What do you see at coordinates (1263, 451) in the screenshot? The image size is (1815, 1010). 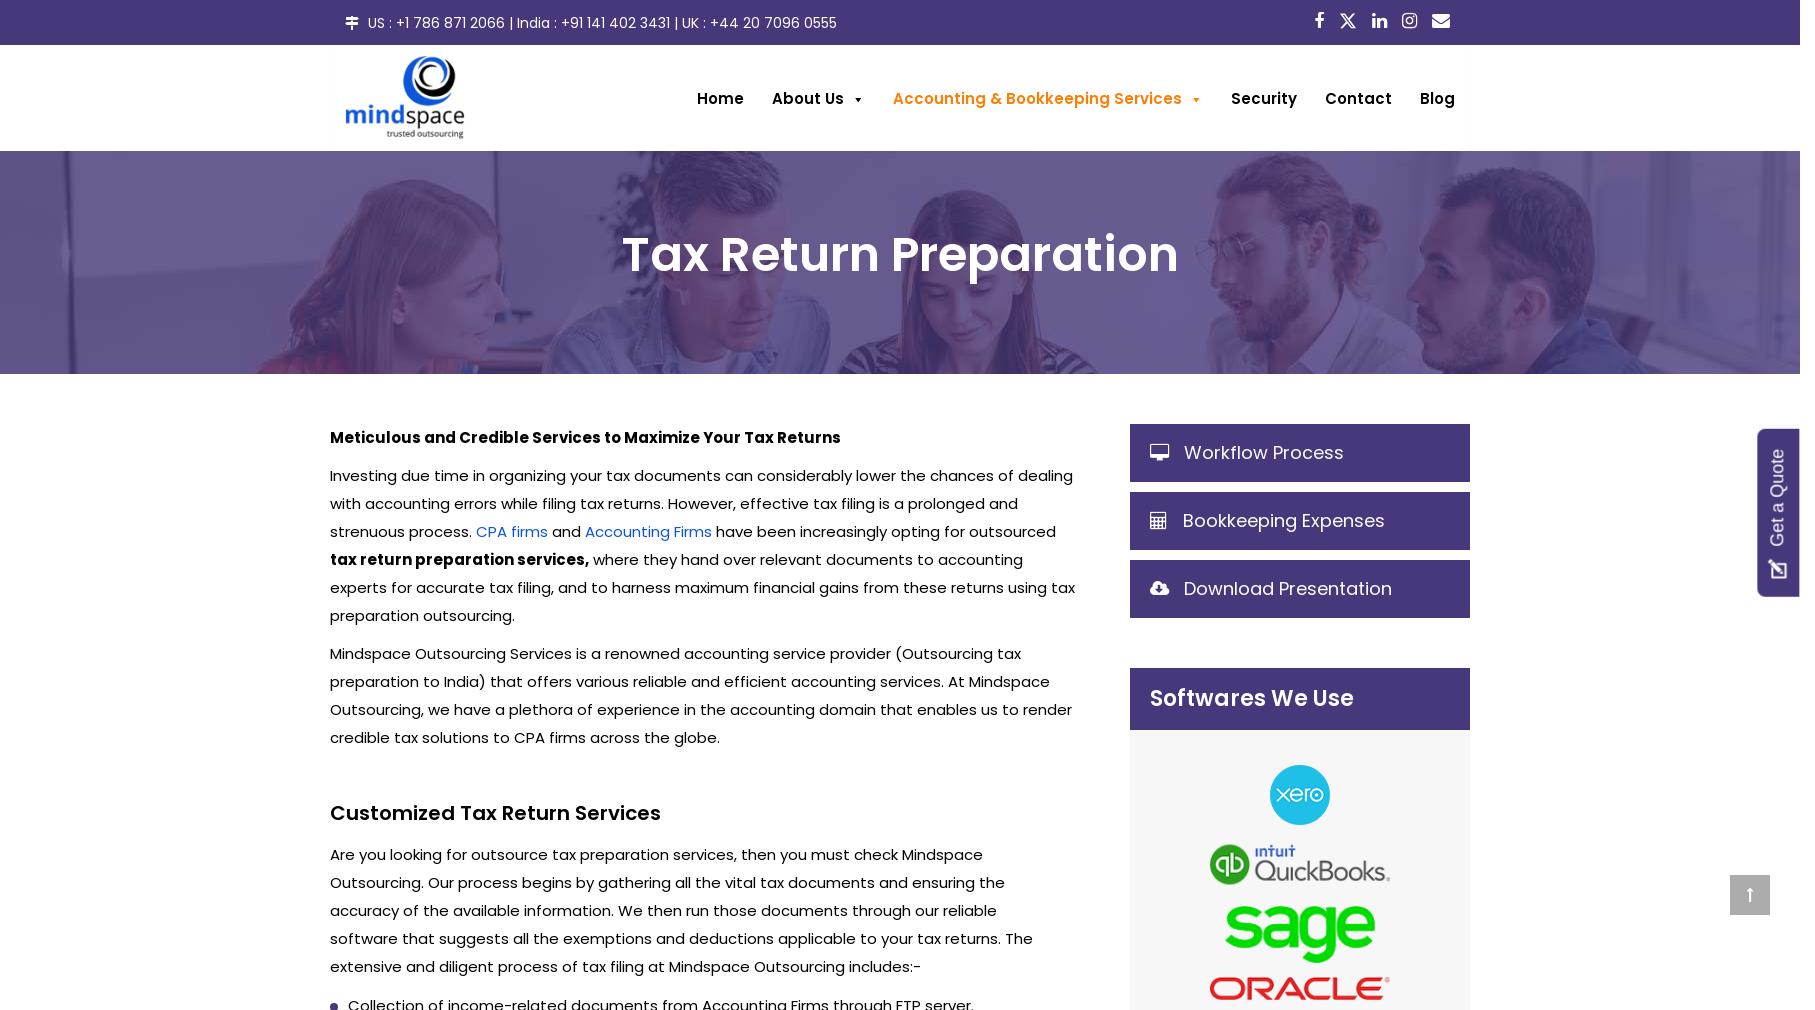 I see `'Workflow Process'` at bounding box center [1263, 451].